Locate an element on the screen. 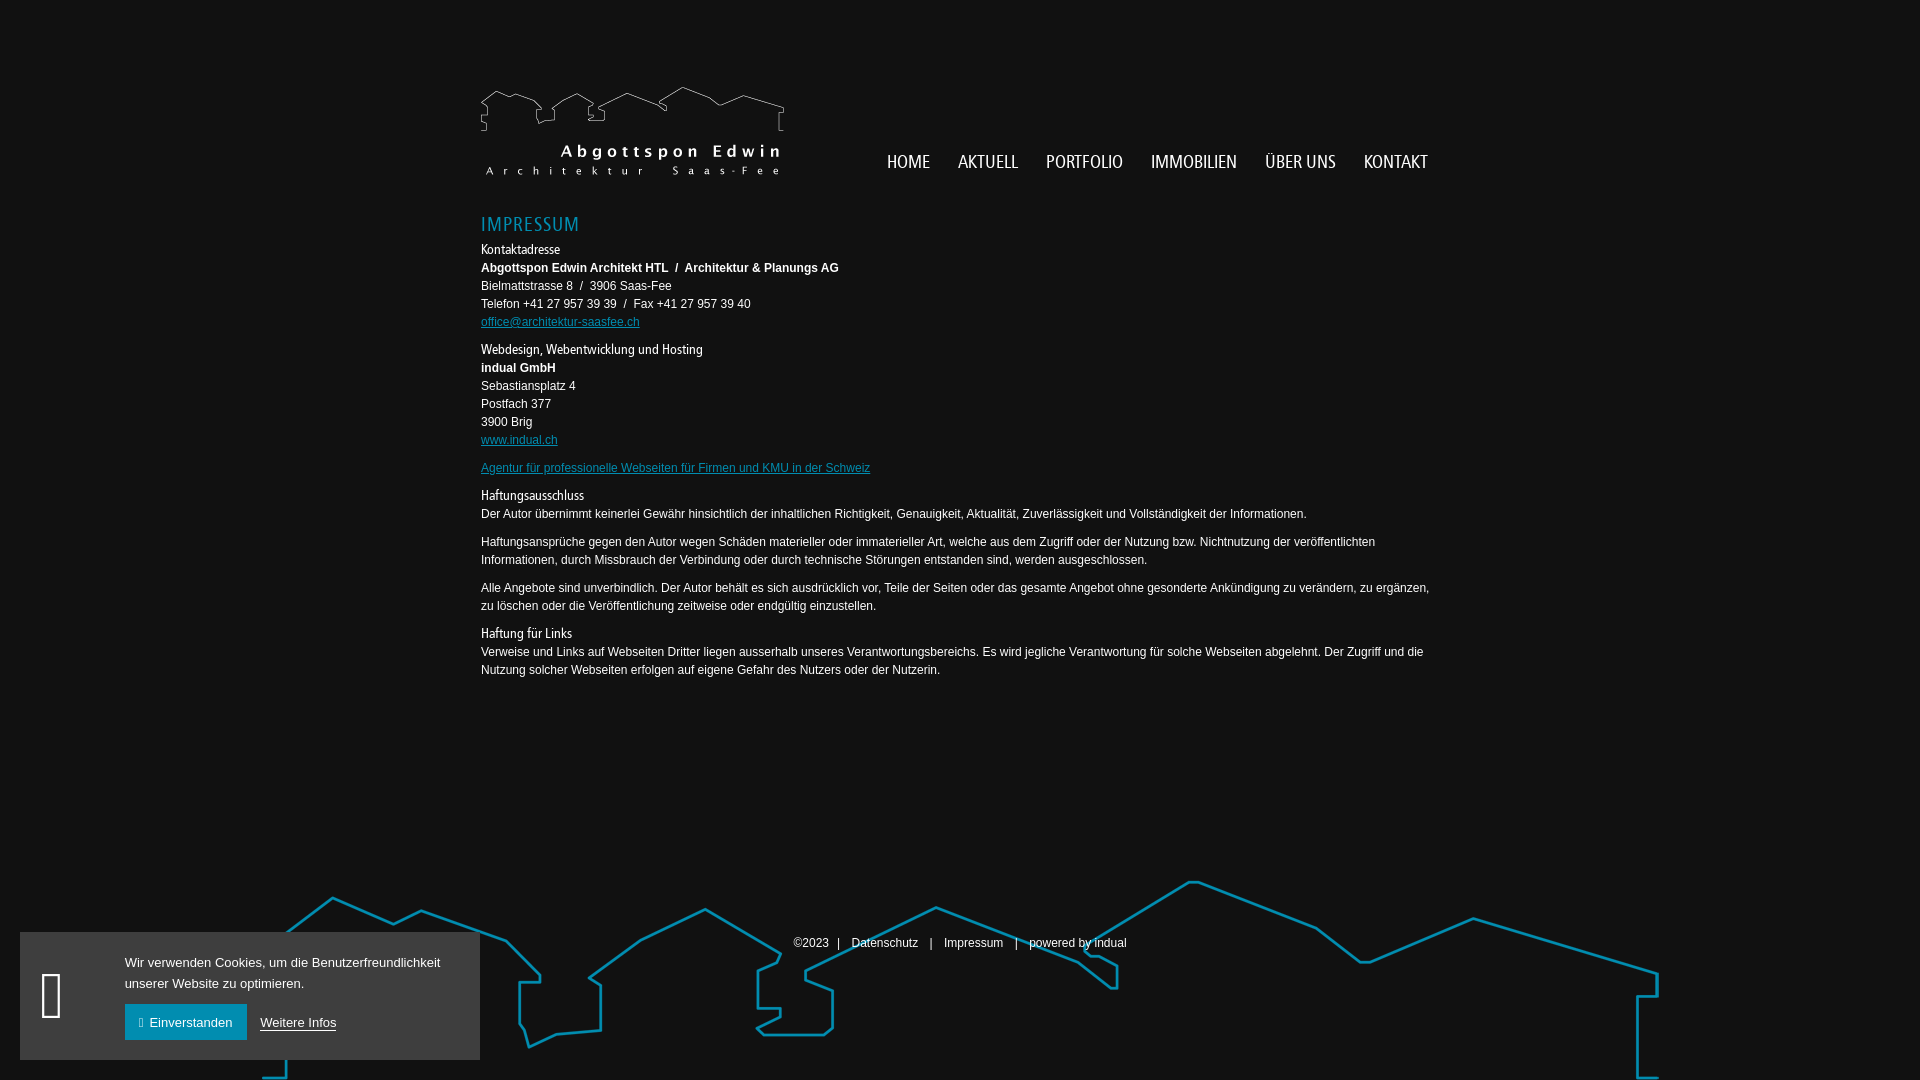 The width and height of the screenshot is (1920, 1080). 'AKTUELL' is located at coordinates (988, 160).